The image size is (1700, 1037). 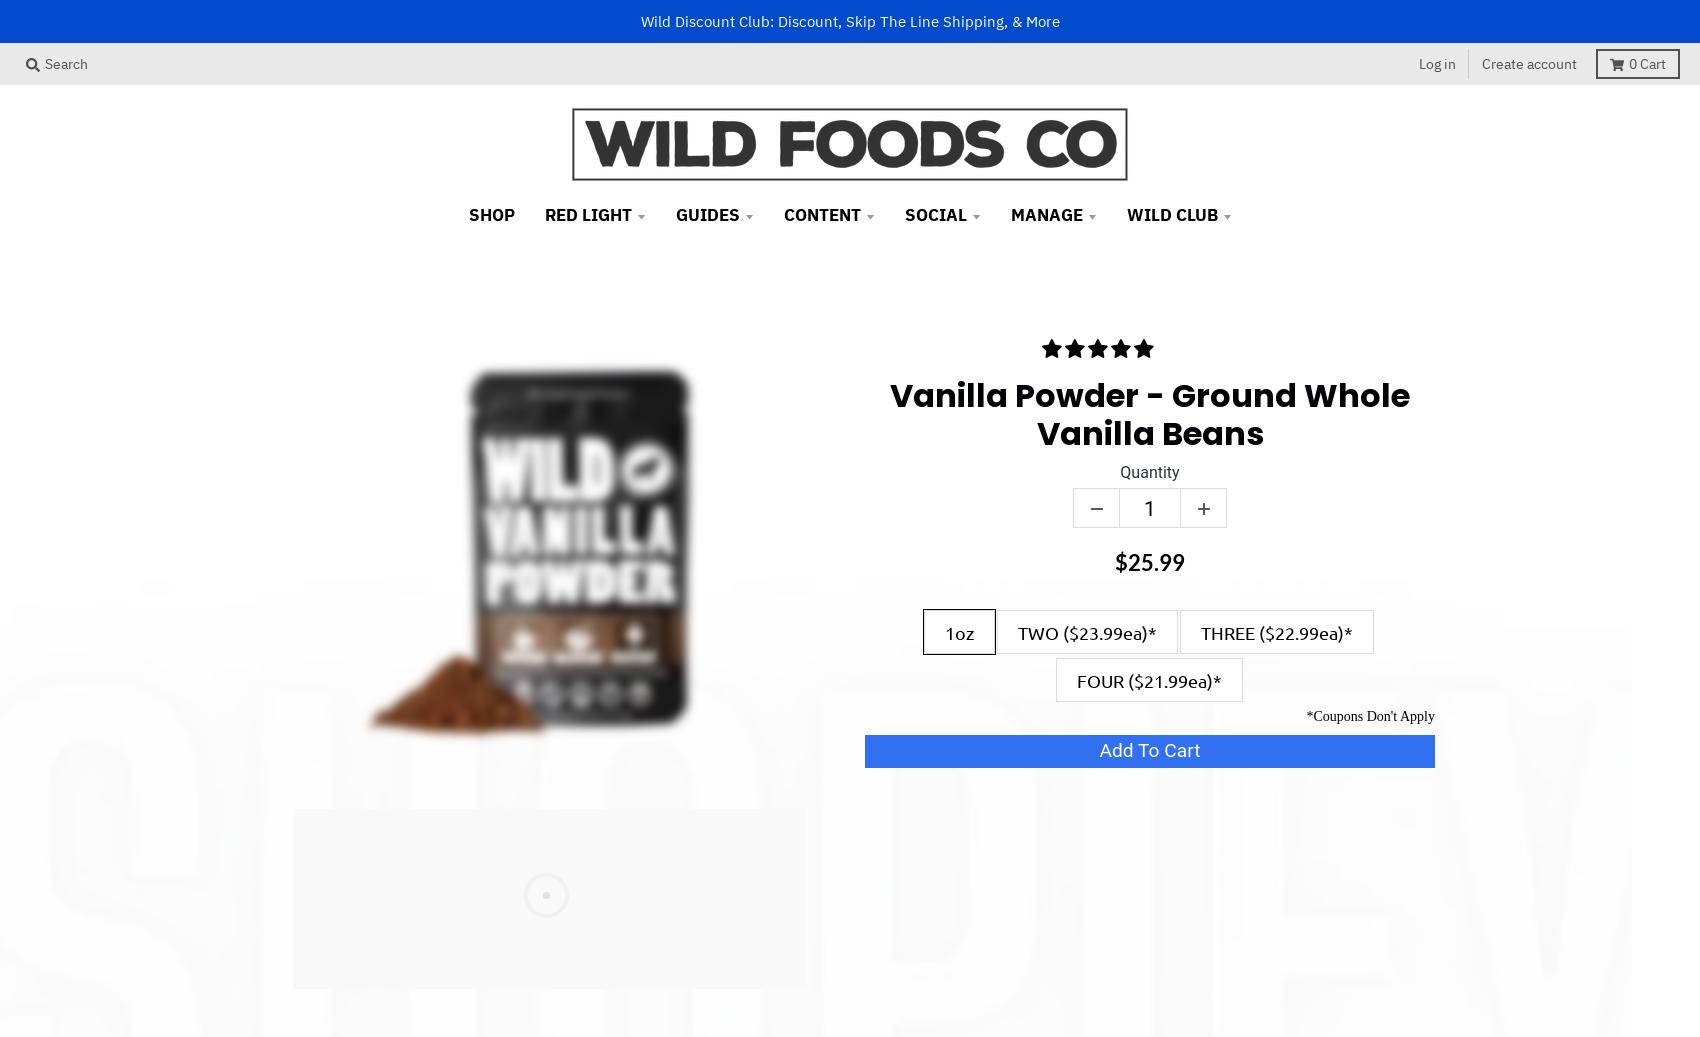 I want to click on 'Add To Cart', so click(x=1099, y=750).